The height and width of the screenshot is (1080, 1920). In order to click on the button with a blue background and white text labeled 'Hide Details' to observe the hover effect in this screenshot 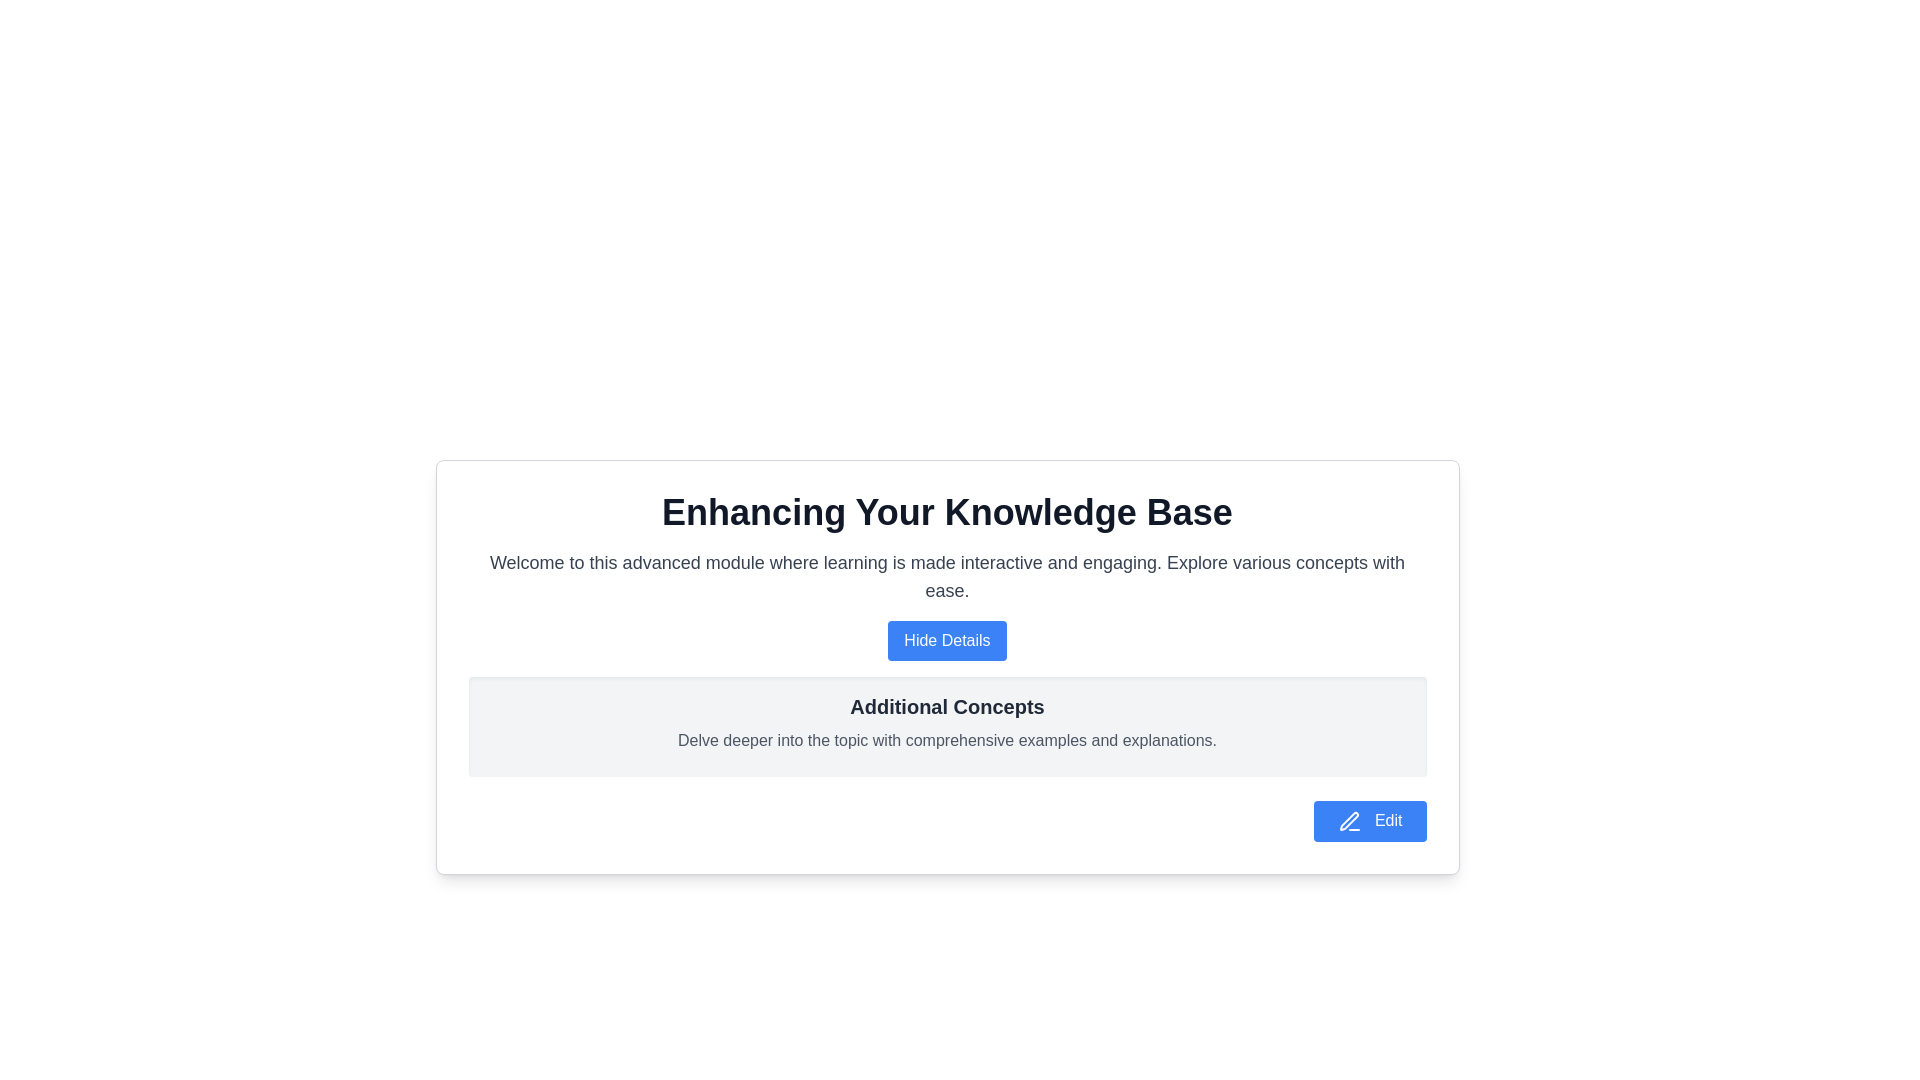, I will do `click(946, 640)`.